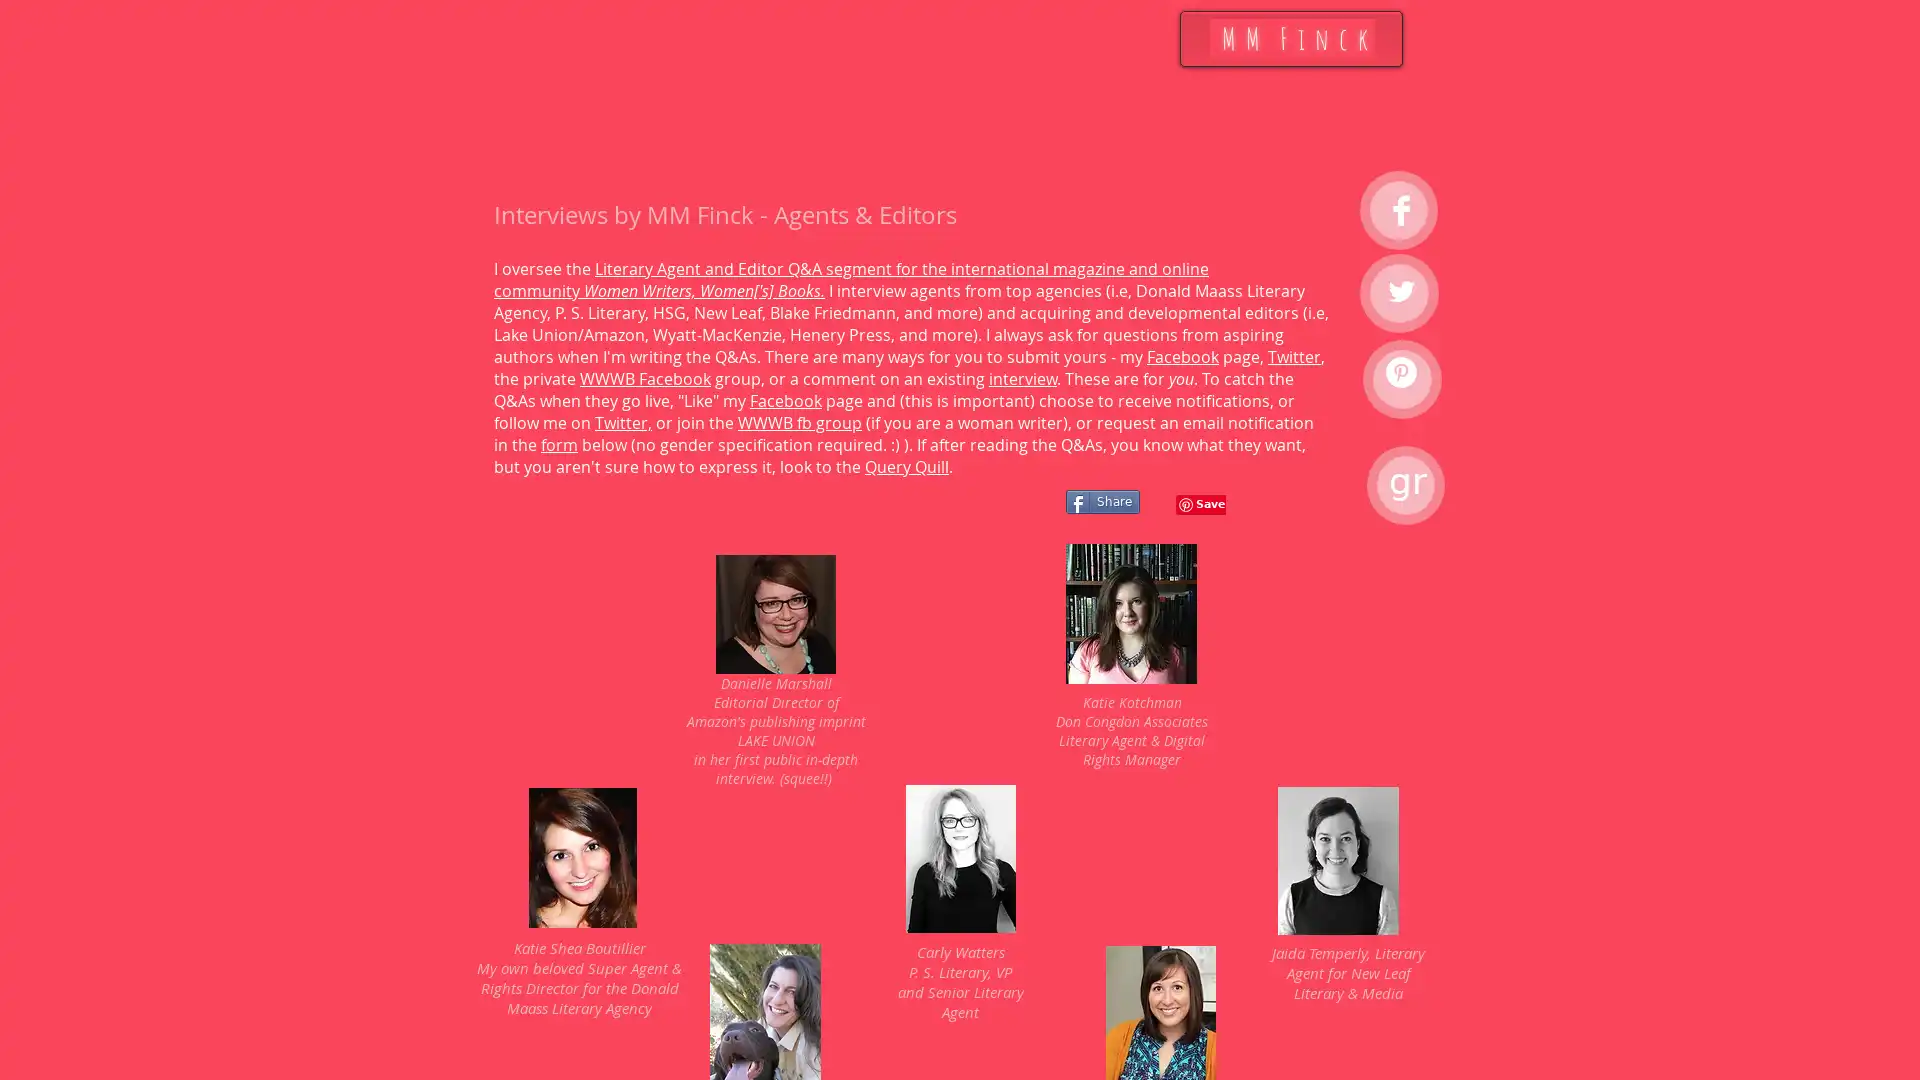 The height and width of the screenshot is (1080, 1920). Describe the element at coordinates (1102, 500) in the screenshot. I see `Share` at that location.